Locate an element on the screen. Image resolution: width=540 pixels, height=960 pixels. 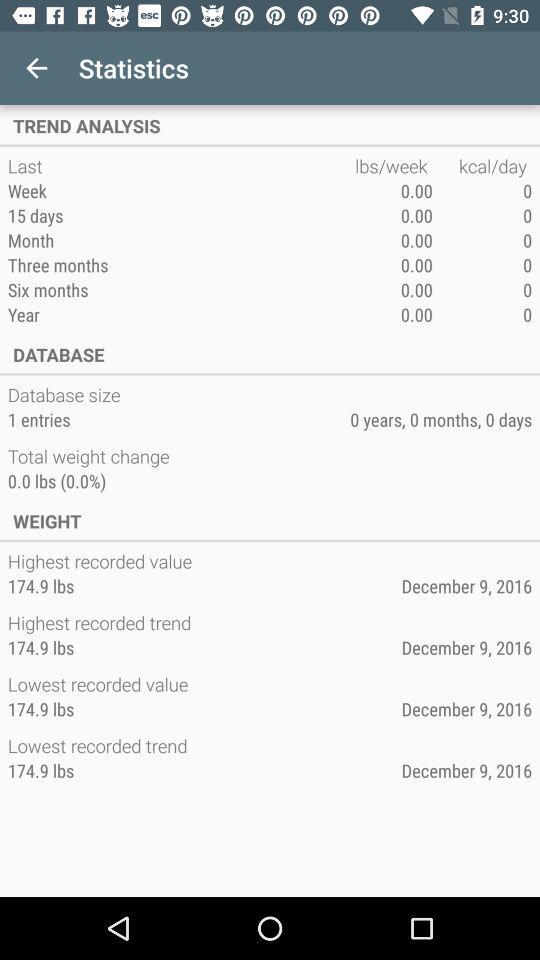
the lbs/week is located at coordinates (393, 165).